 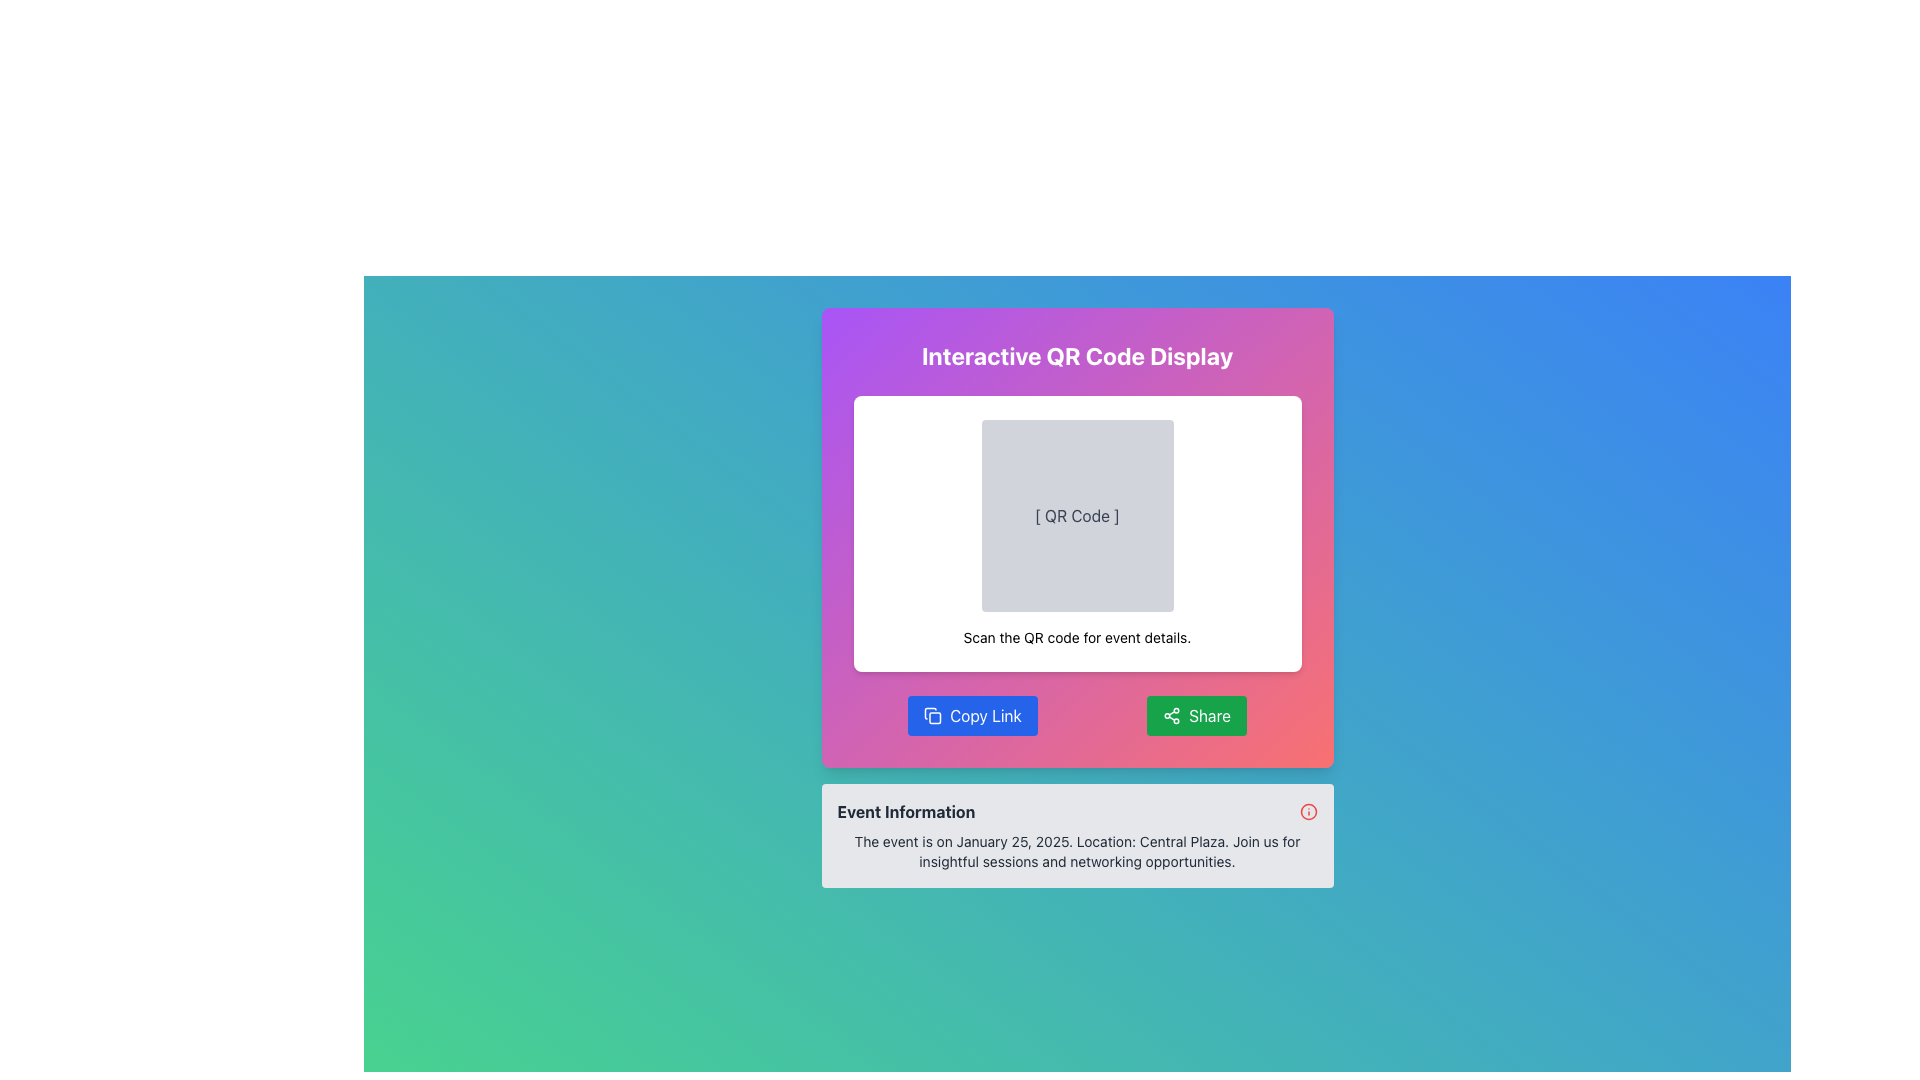 I want to click on the green 'Share' button with rounded corners located in the bottom-right corner of the button section, so click(x=1196, y=715).